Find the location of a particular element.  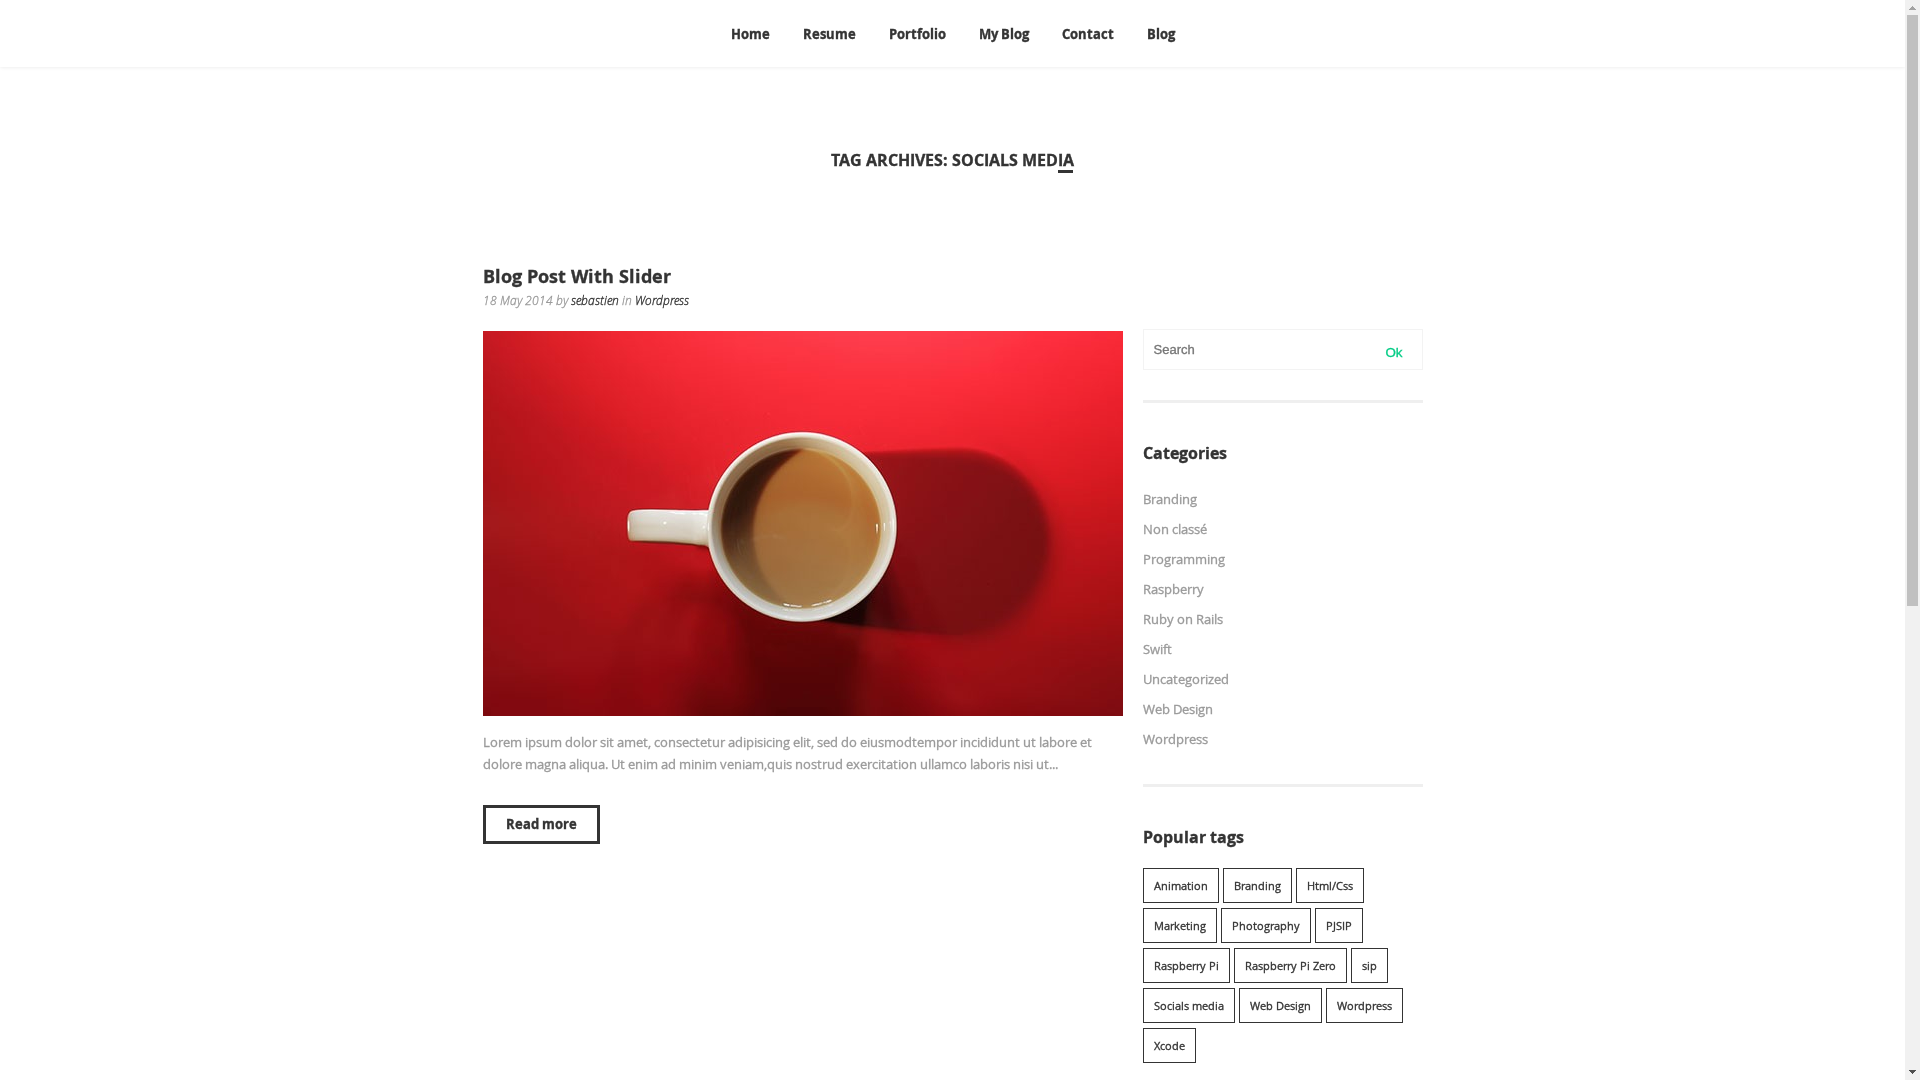

'Wordpress' is located at coordinates (1363, 1005).